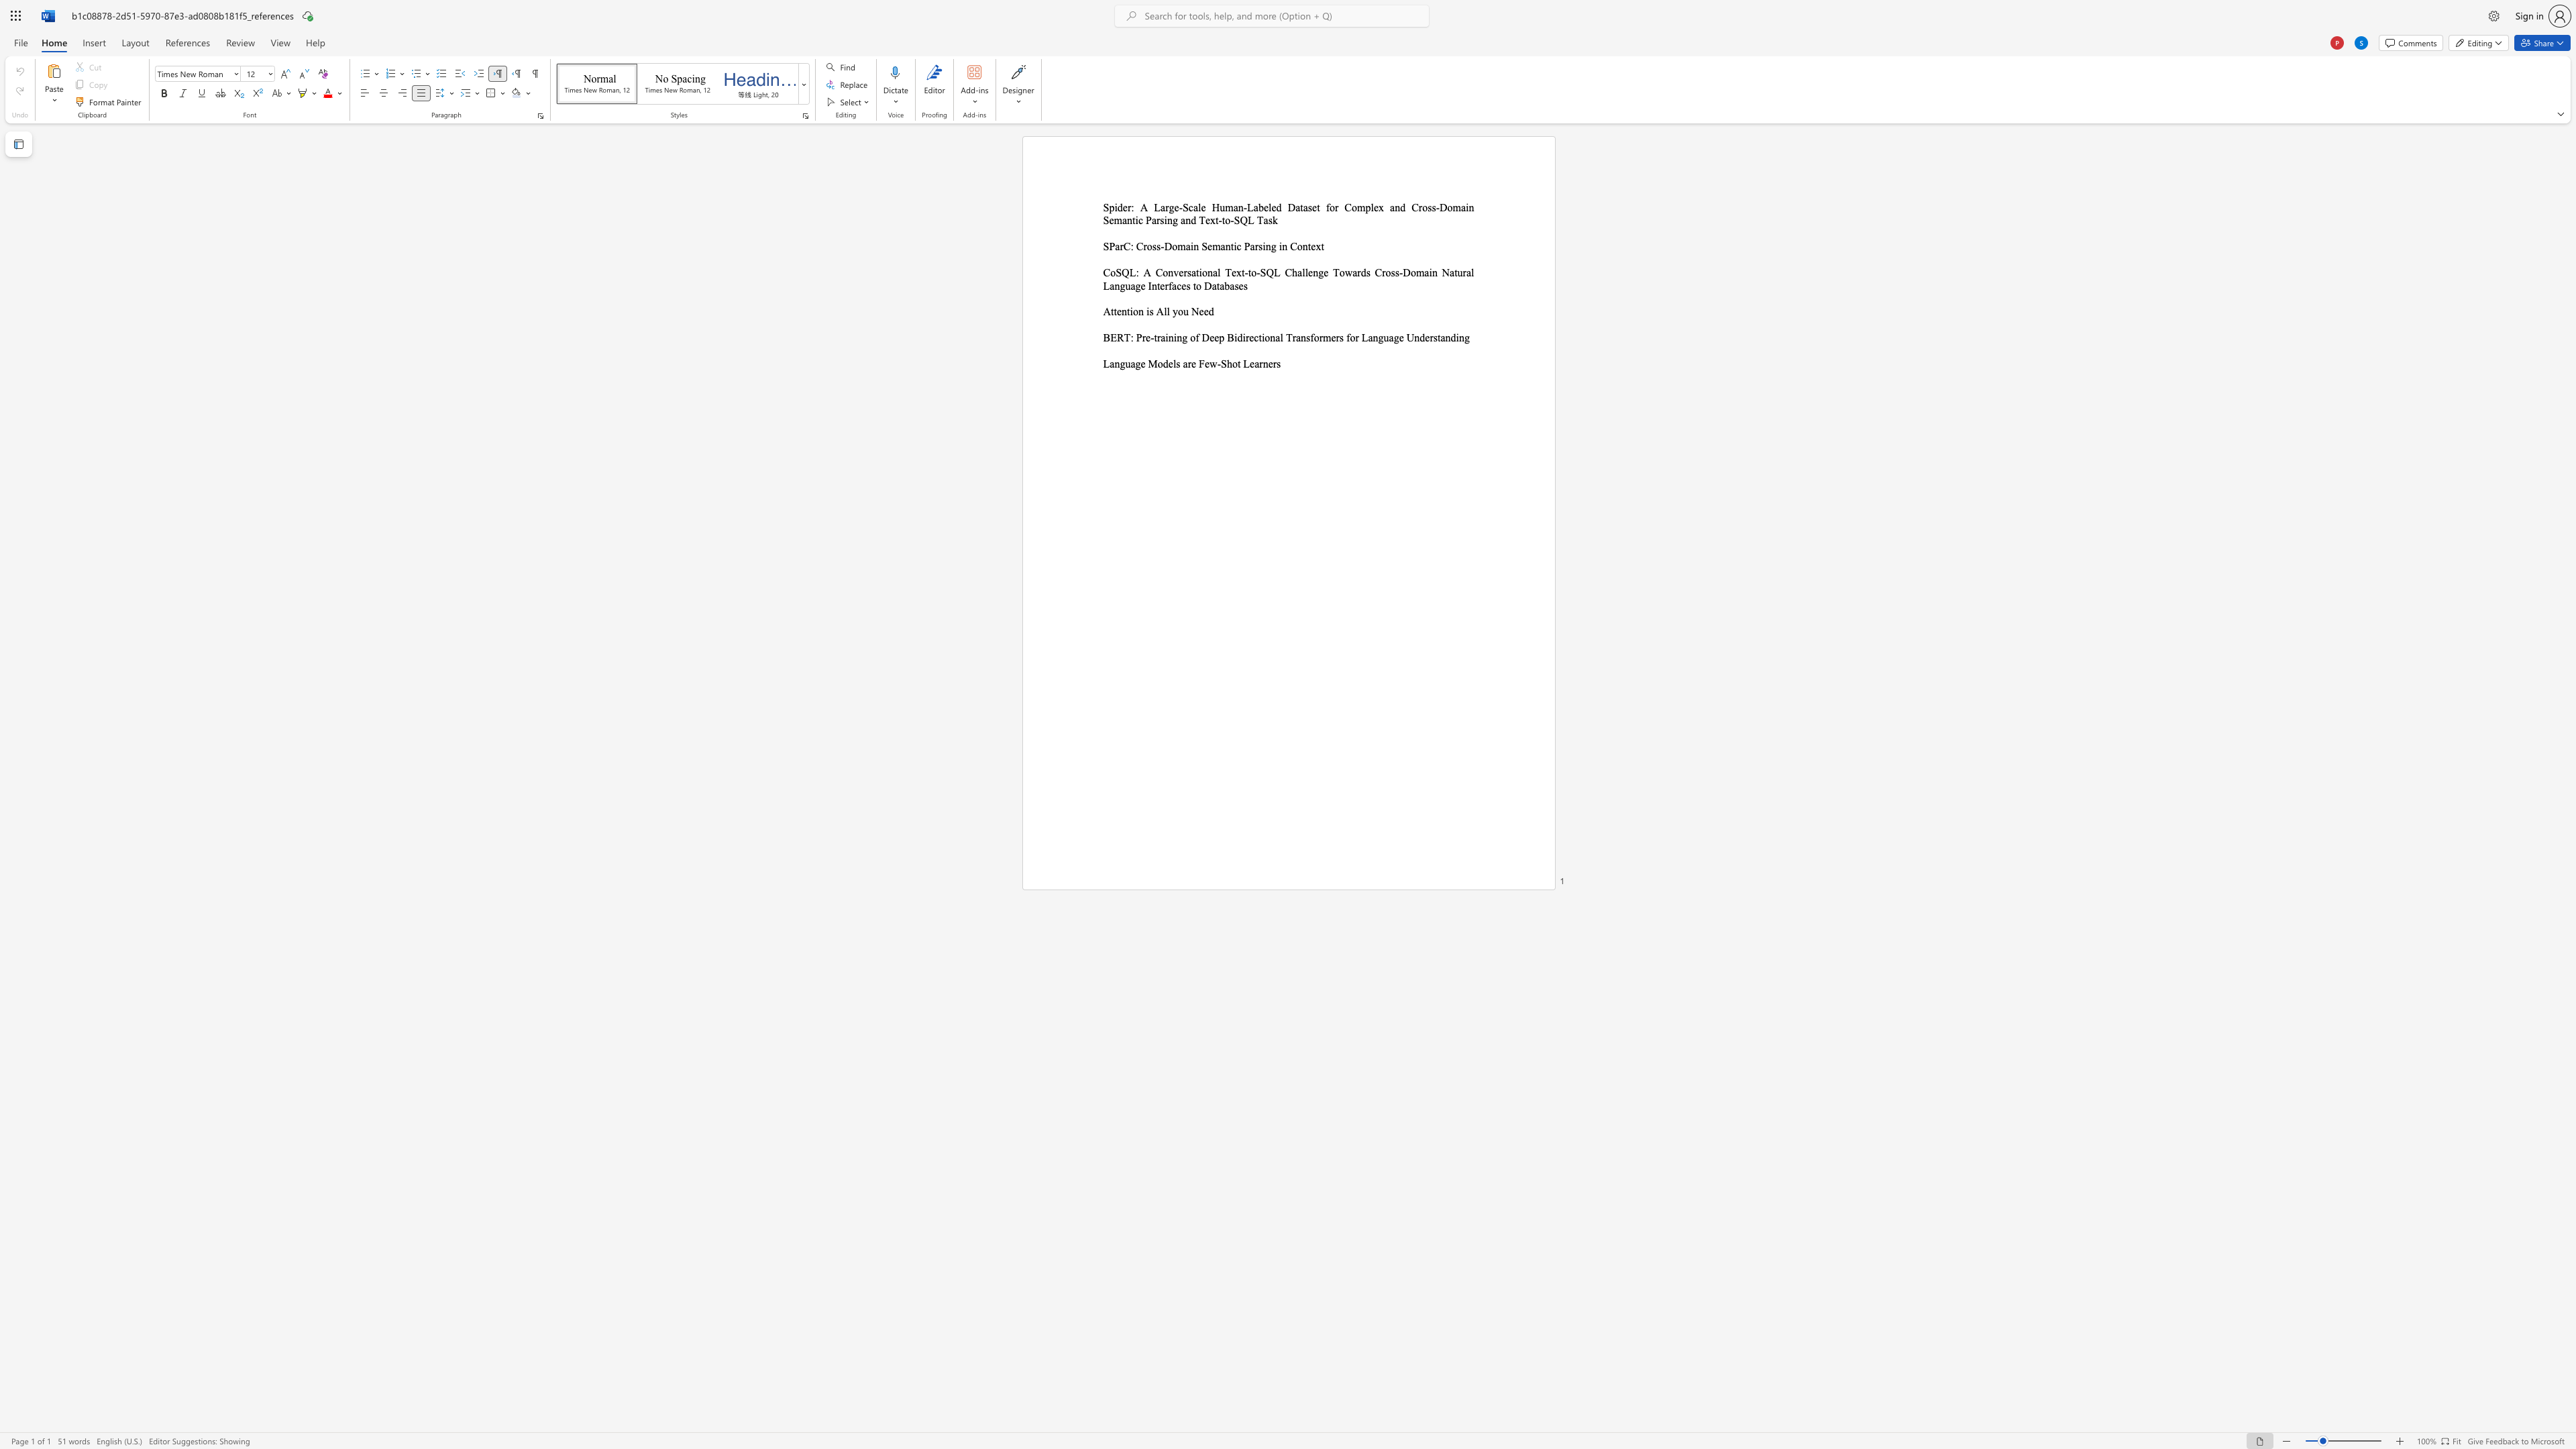  Describe the element at coordinates (1120, 311) in the screenshot. I see `the subset text "nt" within the text "Attention is All you Need"` at that location.